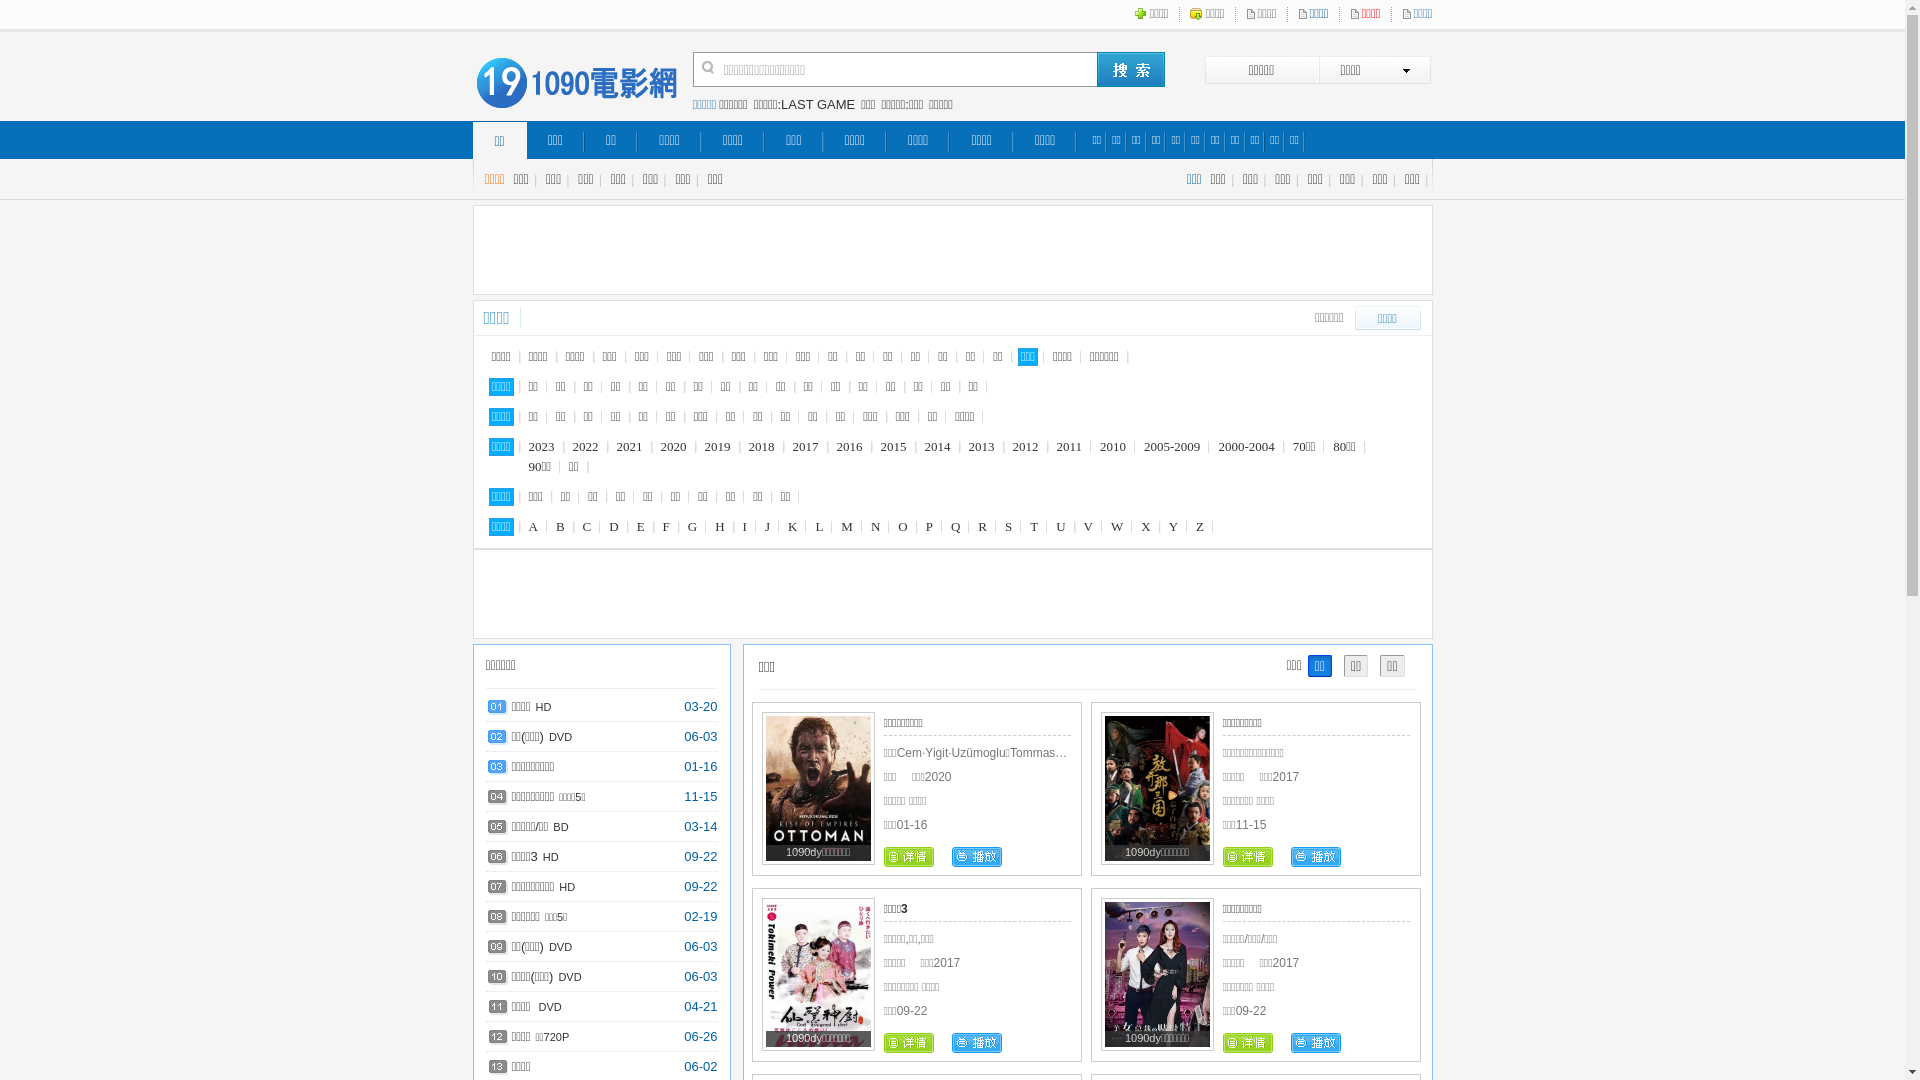 The image size is (1920, 1080). I want to click on '2016', so click(834, 446).